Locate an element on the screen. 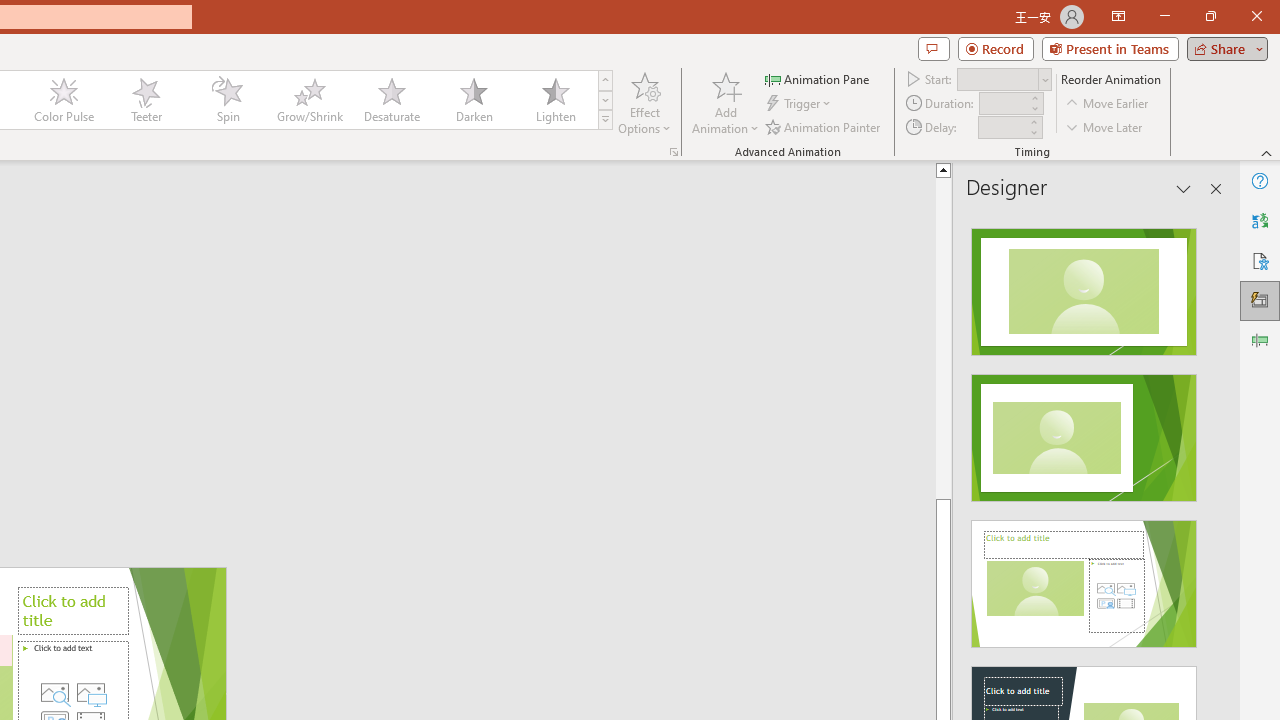 The height and width of the screenshot is (720, 1280). 'Restore Down' is located at coordinates (1209, 16).